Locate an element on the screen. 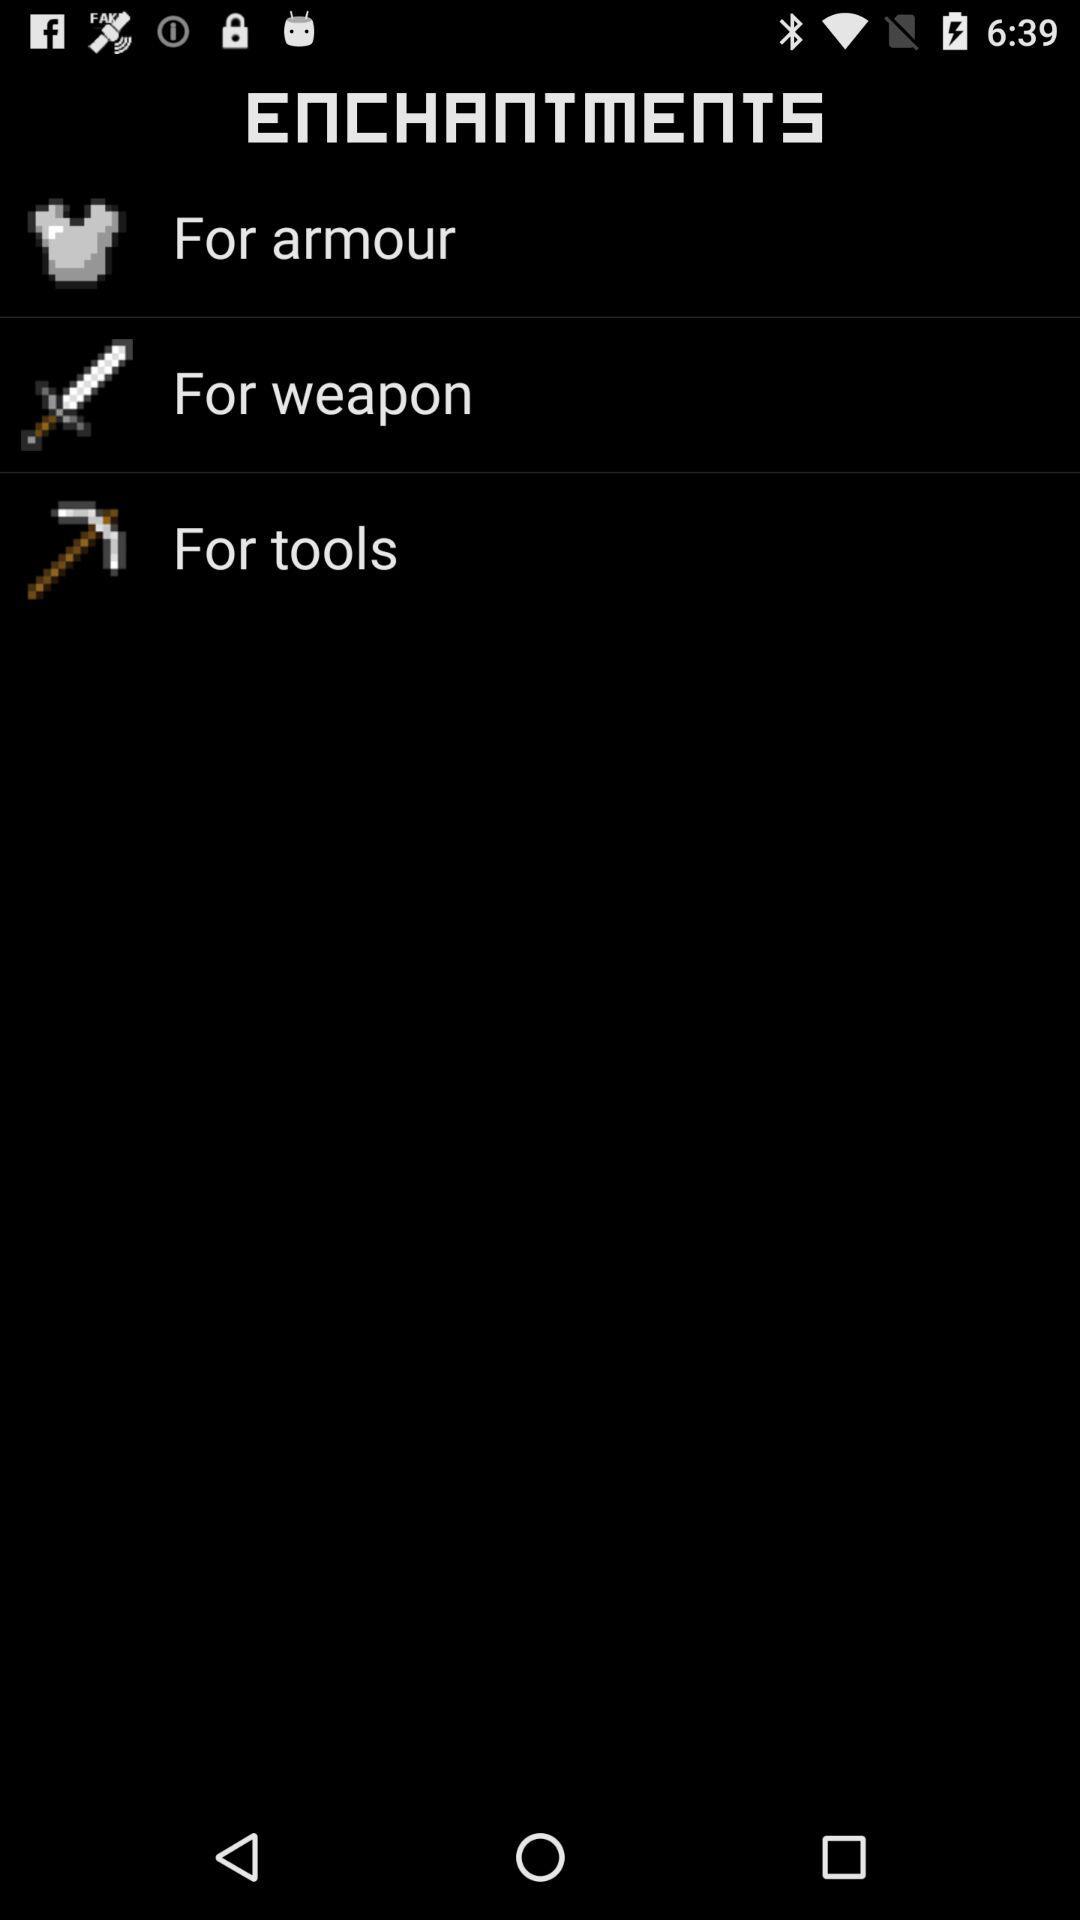 The width and height of the screenshot is (1080, 1920). app below the for armour is located at coordinates (321, 391).